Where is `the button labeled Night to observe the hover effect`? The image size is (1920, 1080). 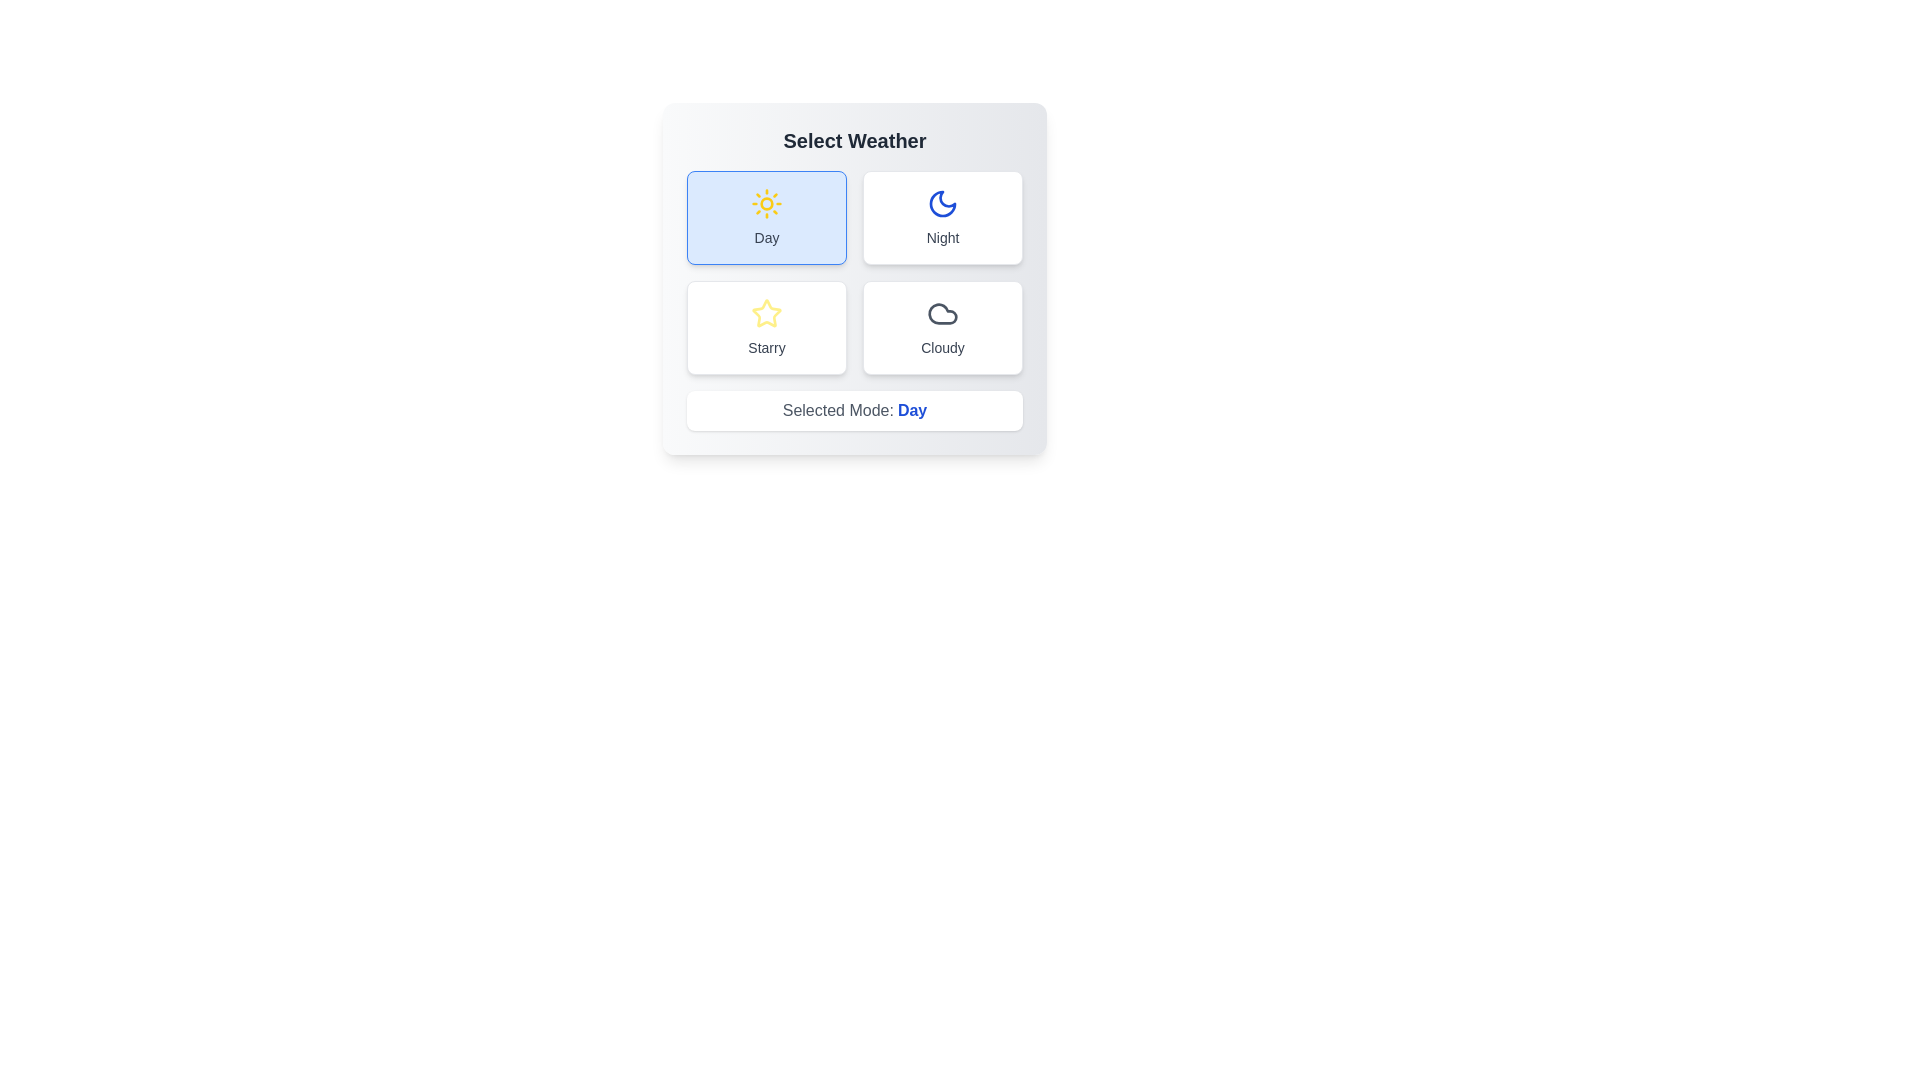
the button labeled Night to observe the hover effect is located at coordinates (941, 218).